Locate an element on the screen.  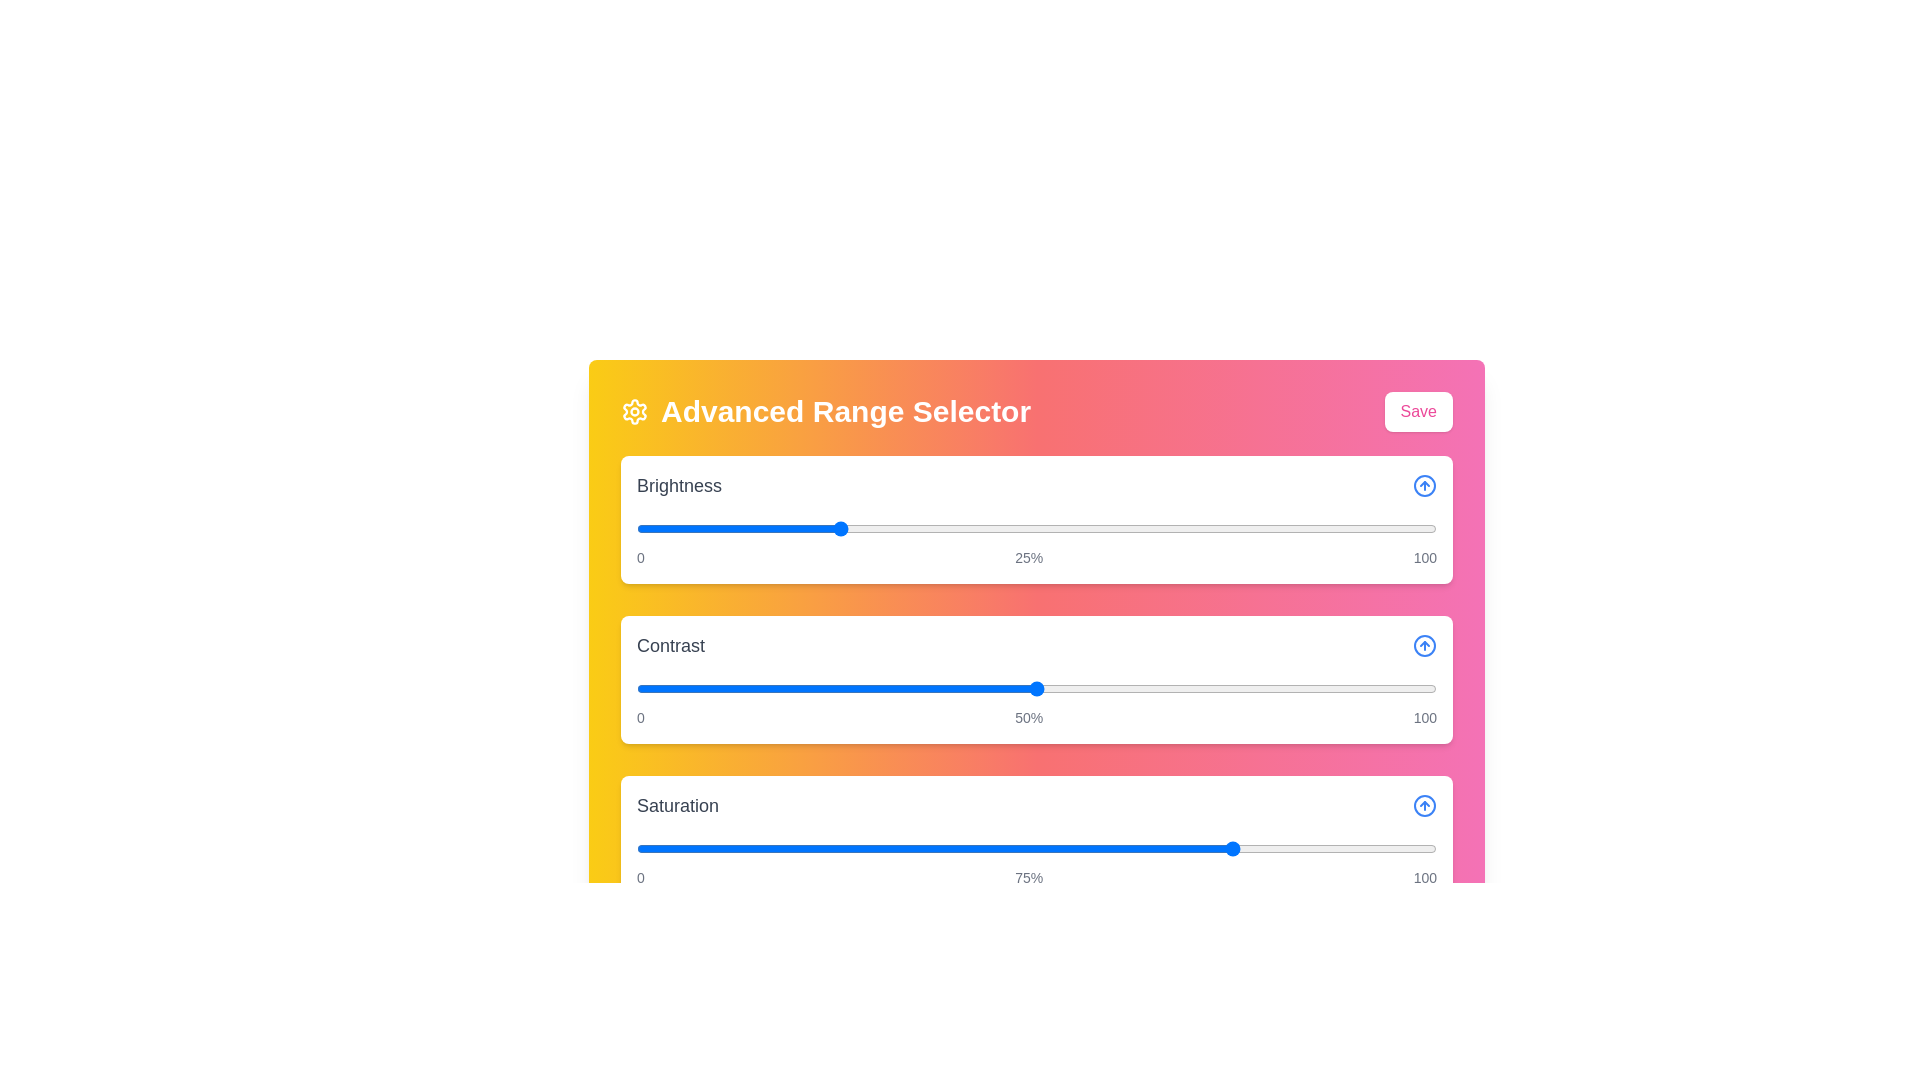
the arrow icon for Contrast is located at coordinates (1424, 645).